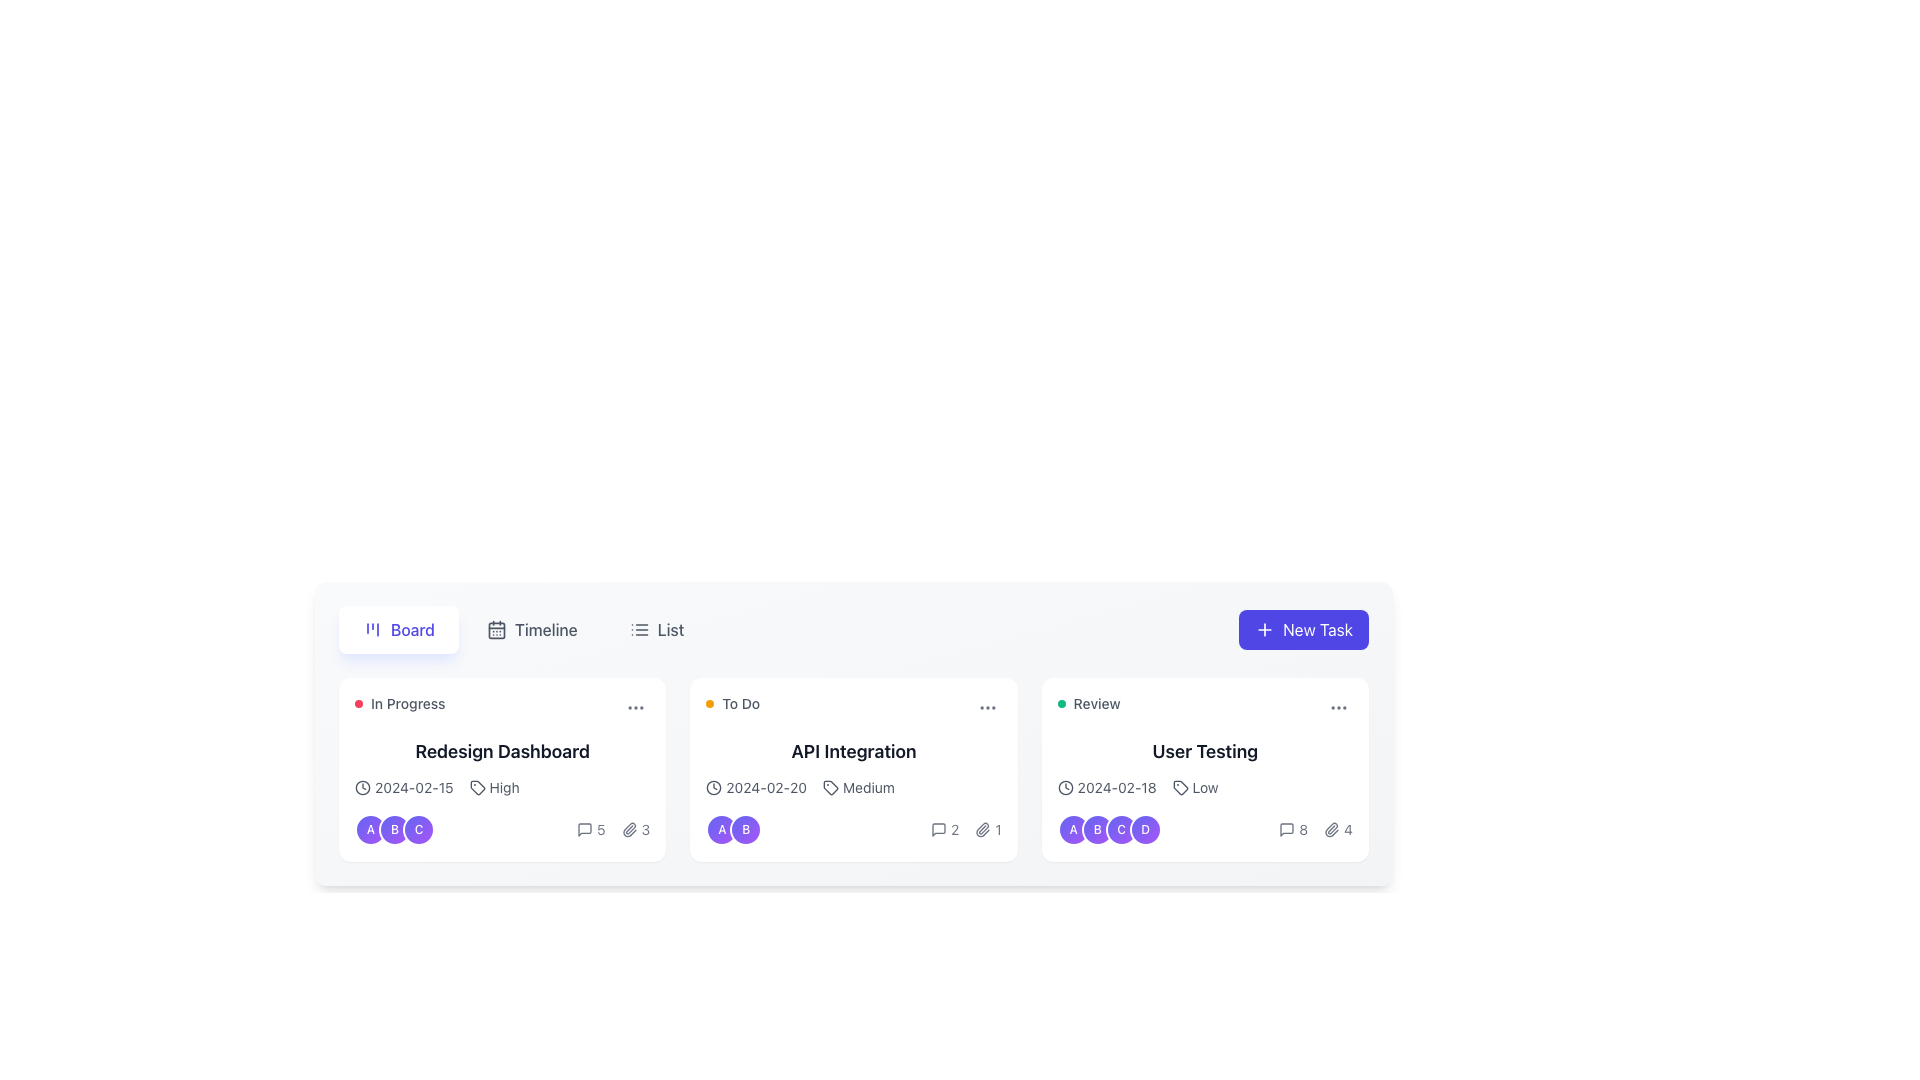  I want to click on the small paperclip icon located in the bottom right corner of the 'User Testing' card, so click(1332, 829).